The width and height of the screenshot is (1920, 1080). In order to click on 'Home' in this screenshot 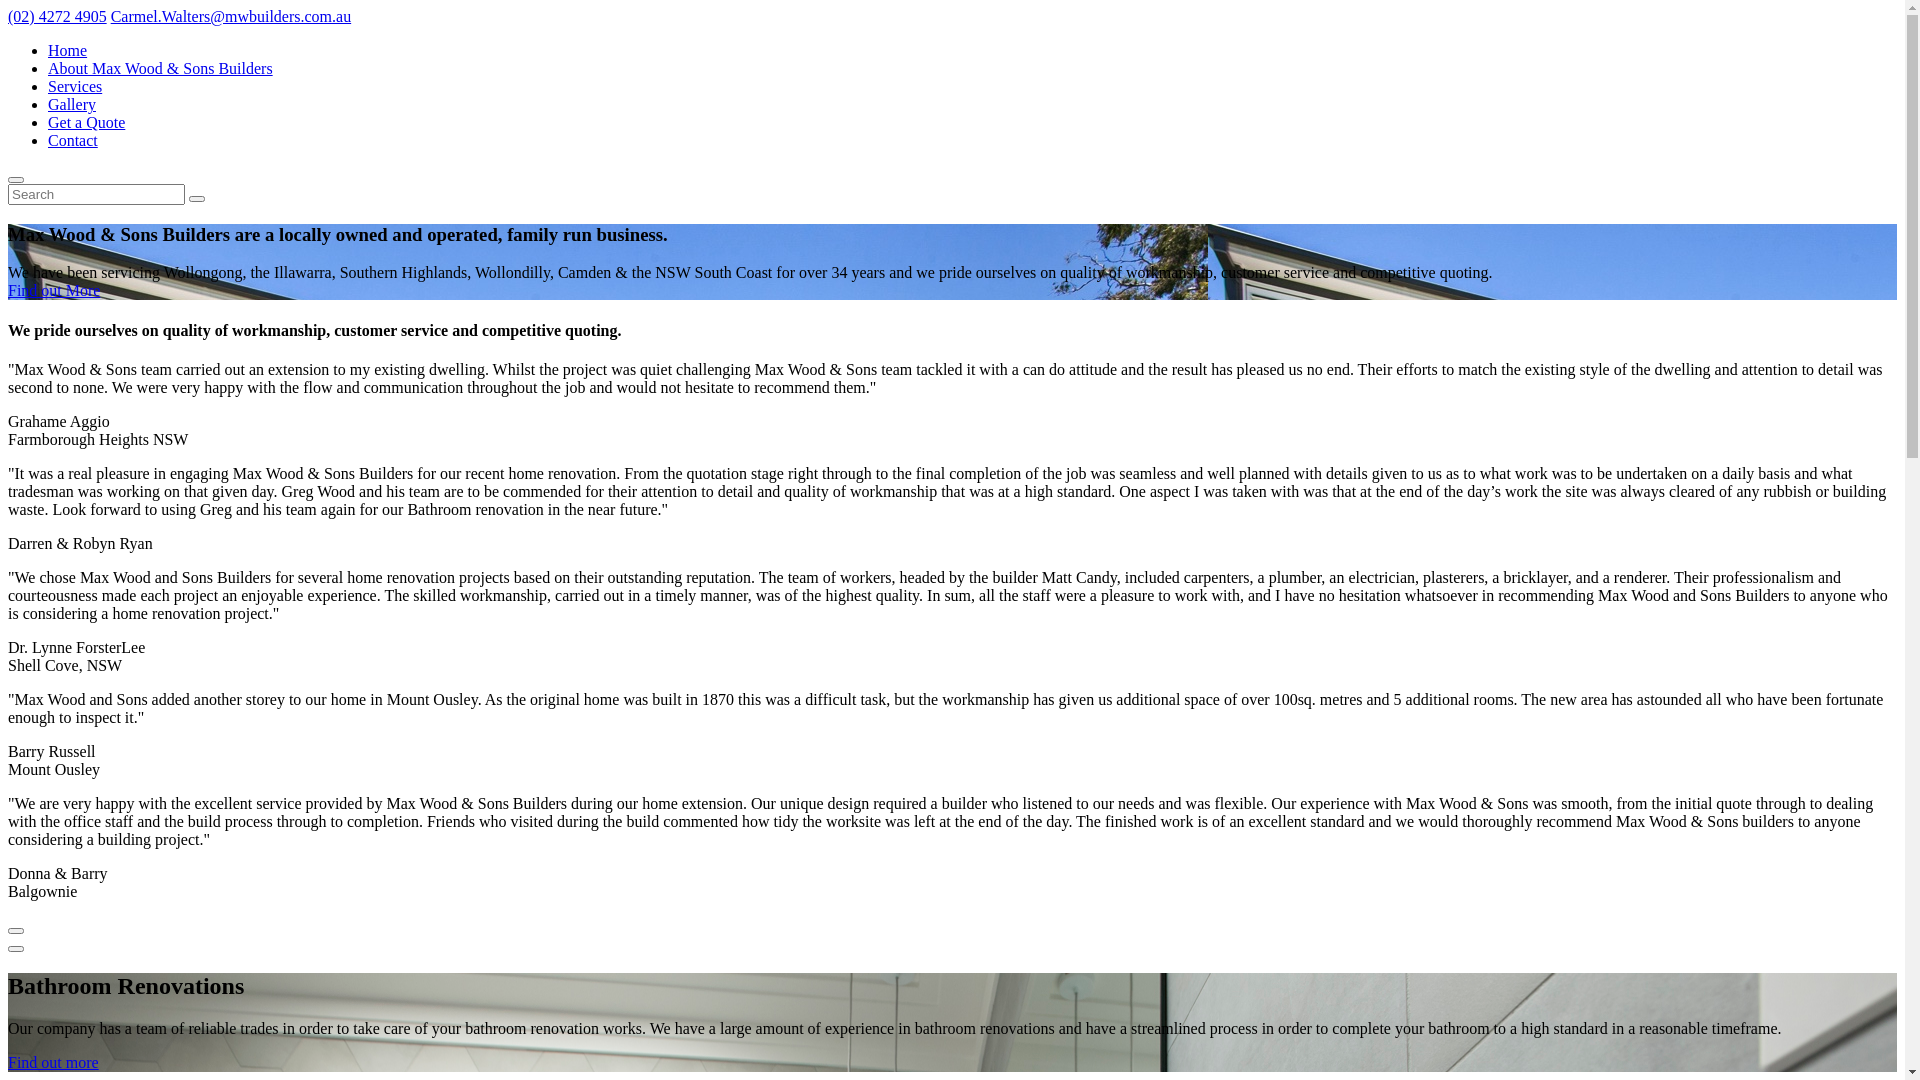, I will do `click(67, 49)`.